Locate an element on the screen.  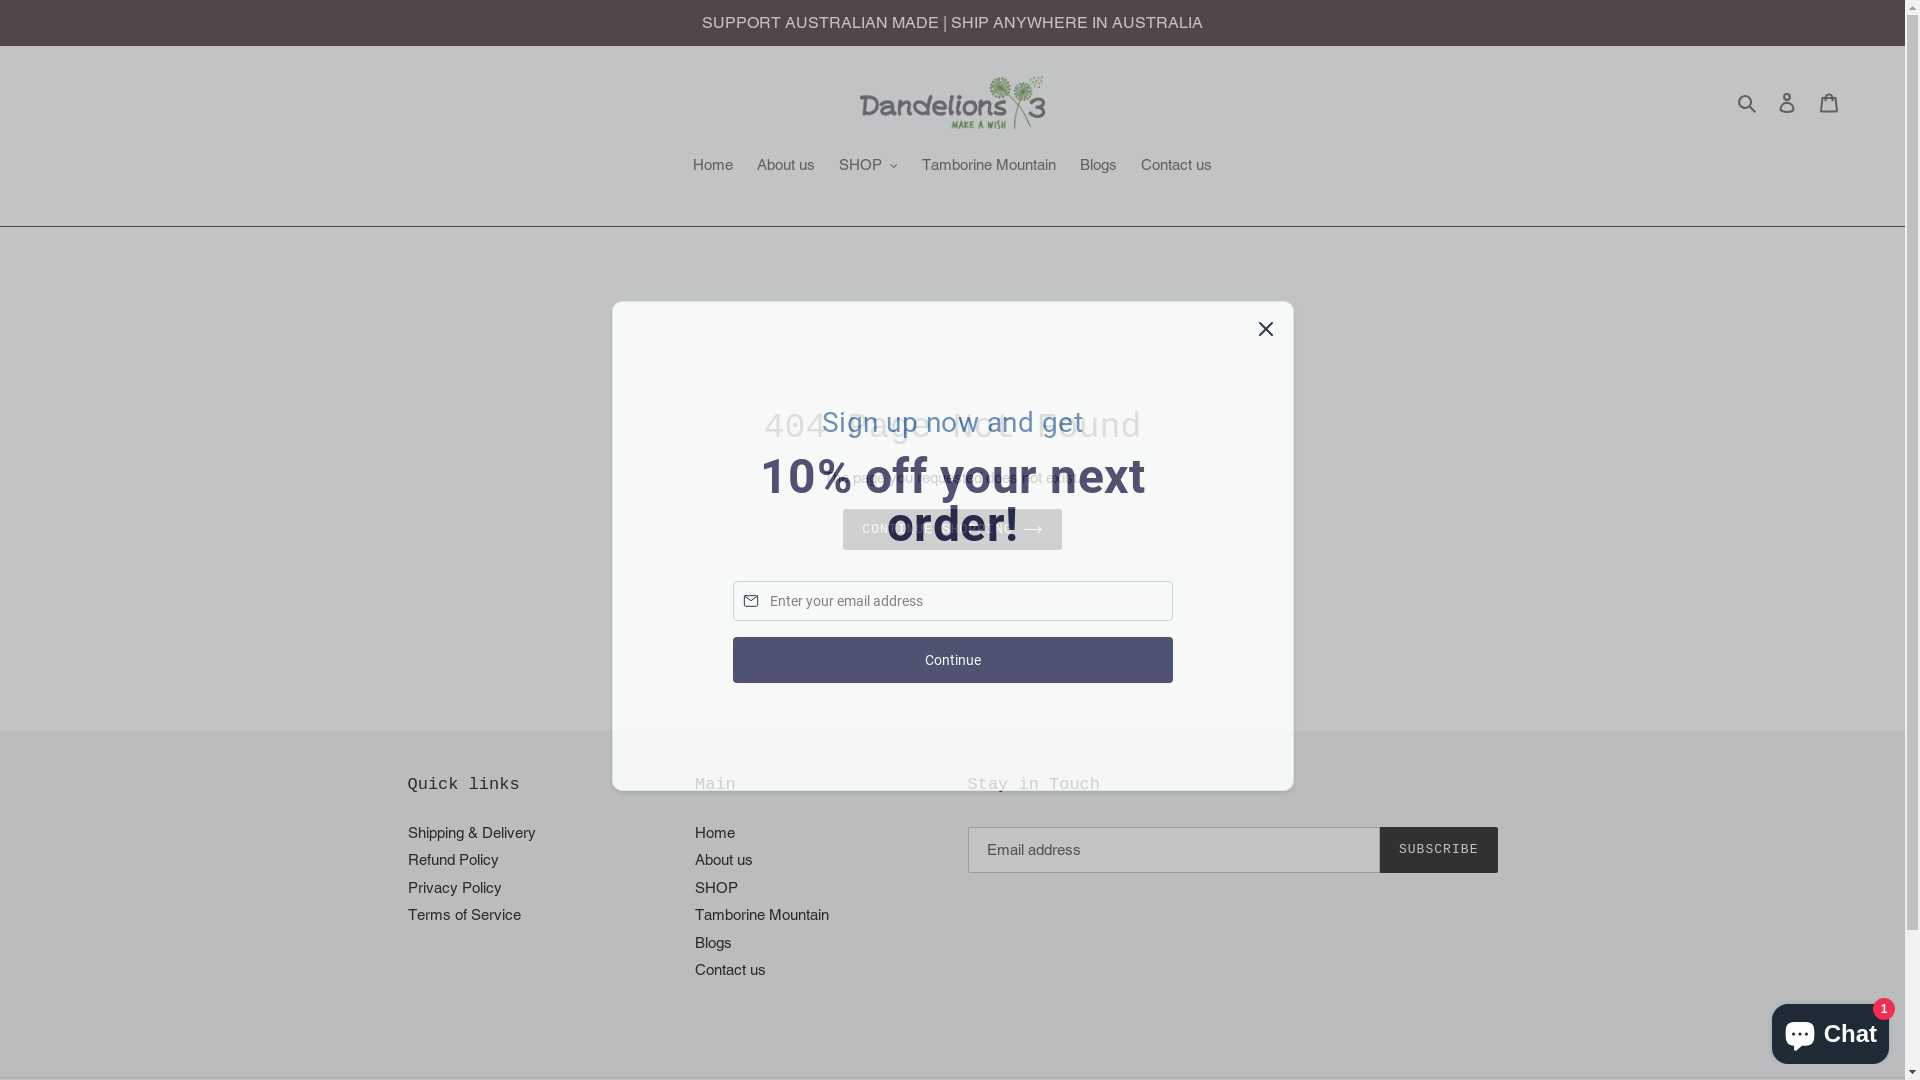
'About us' is located at coordinates (785, 165).